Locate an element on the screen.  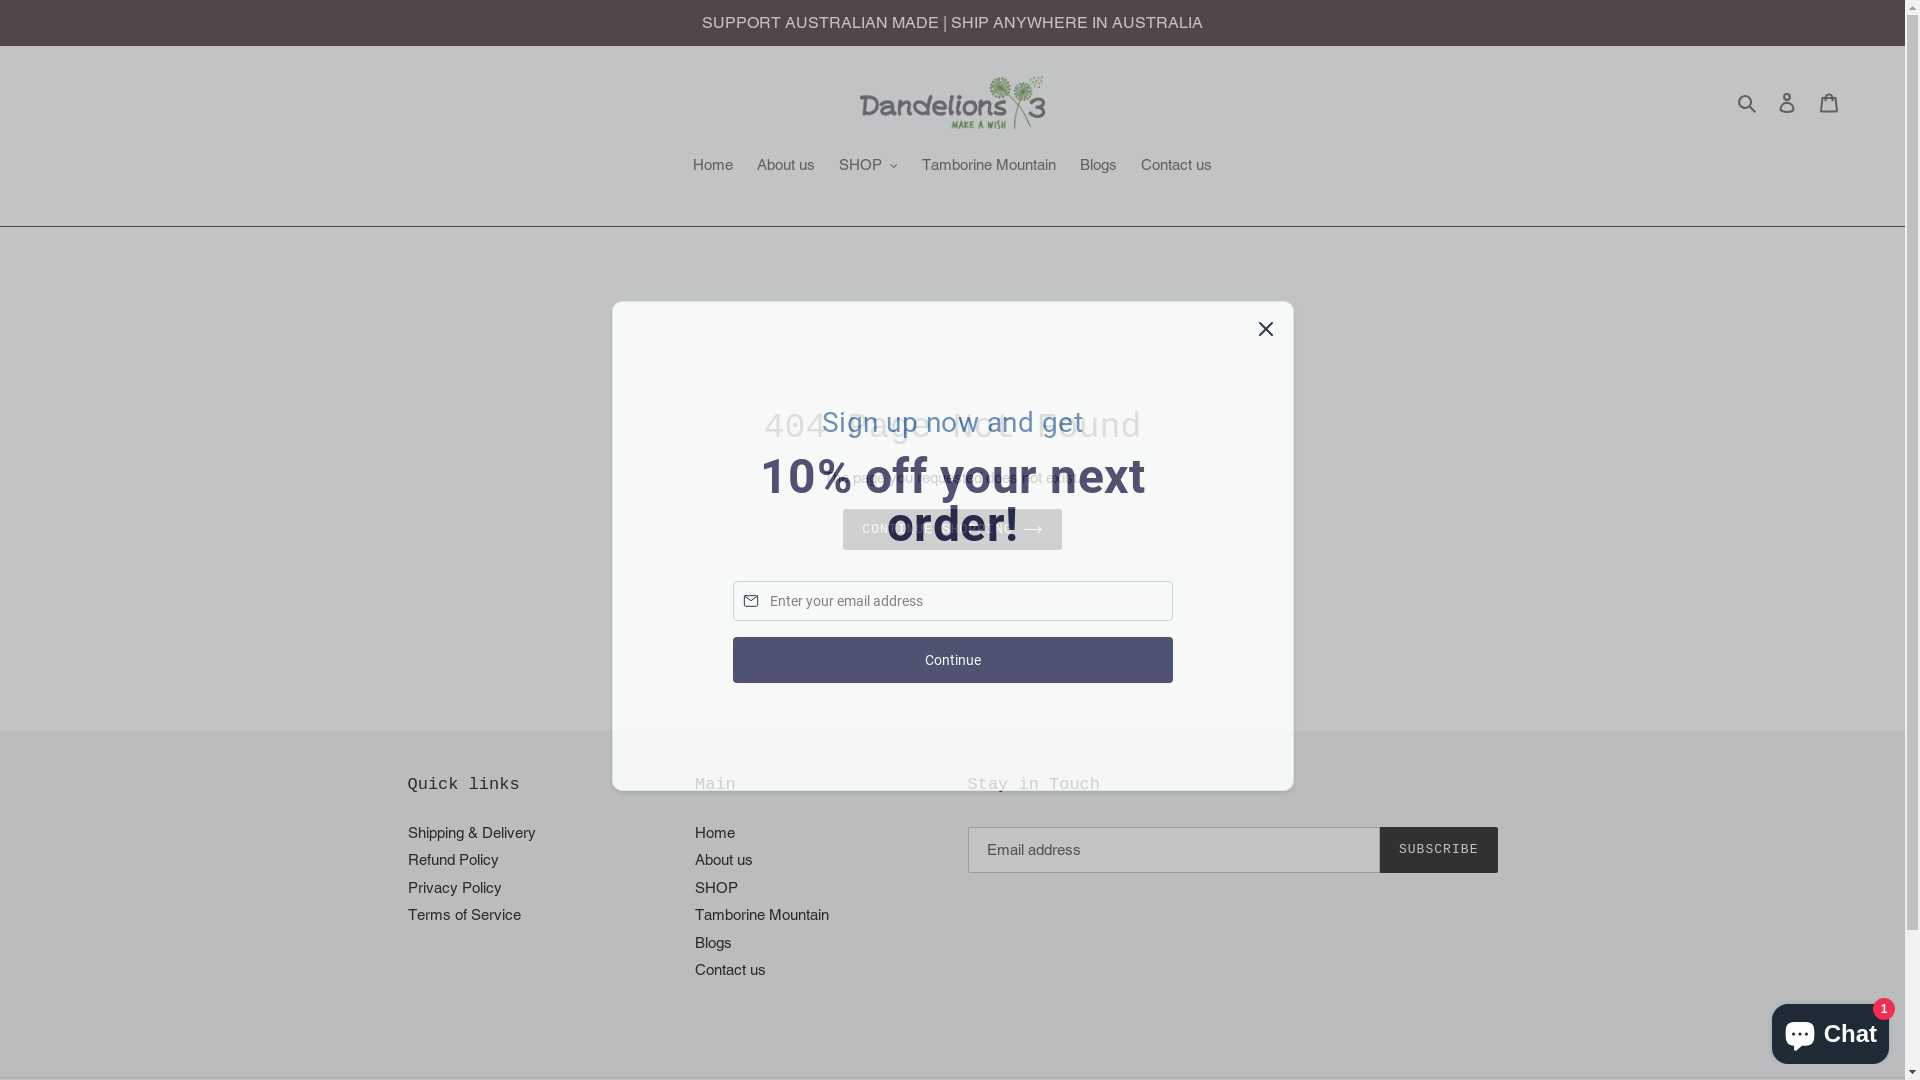
'About us' is located at coordinates (785, 165).